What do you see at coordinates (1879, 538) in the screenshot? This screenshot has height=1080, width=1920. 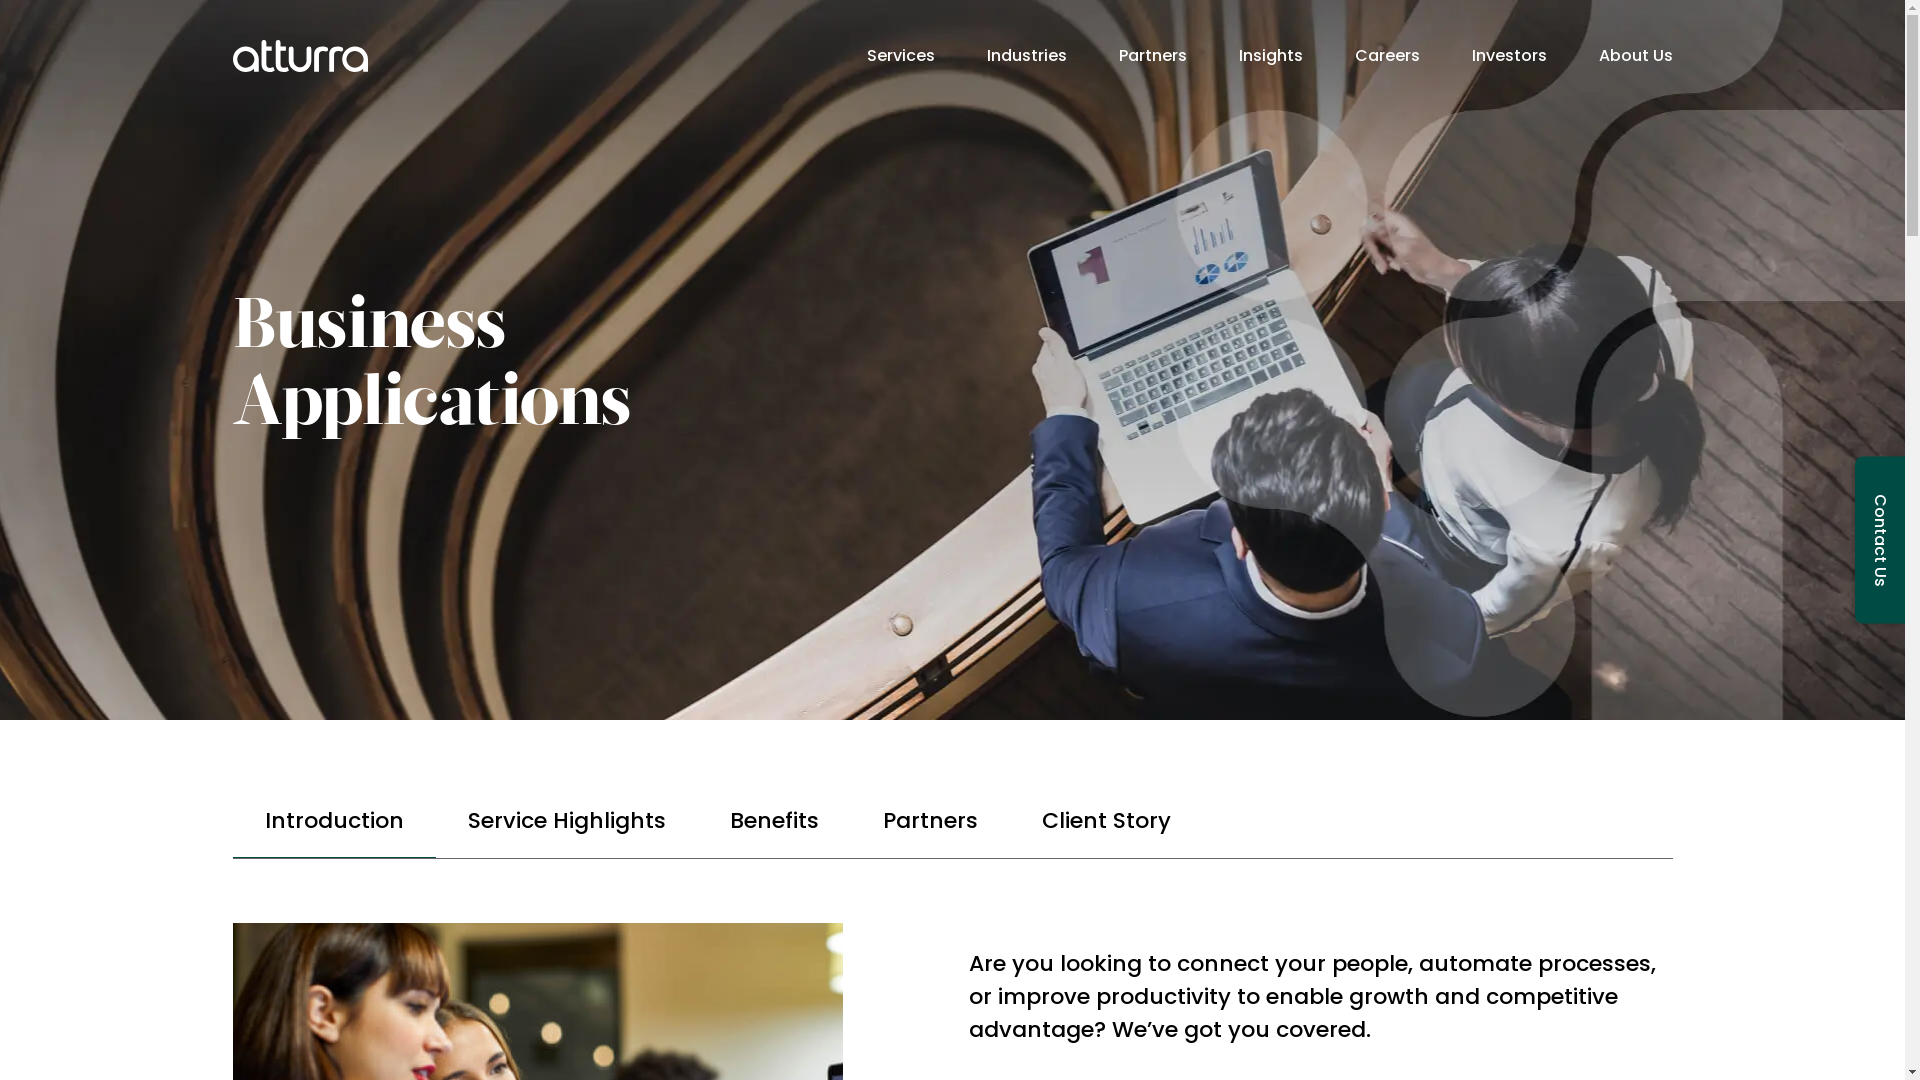 I see `'Contact Us'` at bounding box center [1879, 538].